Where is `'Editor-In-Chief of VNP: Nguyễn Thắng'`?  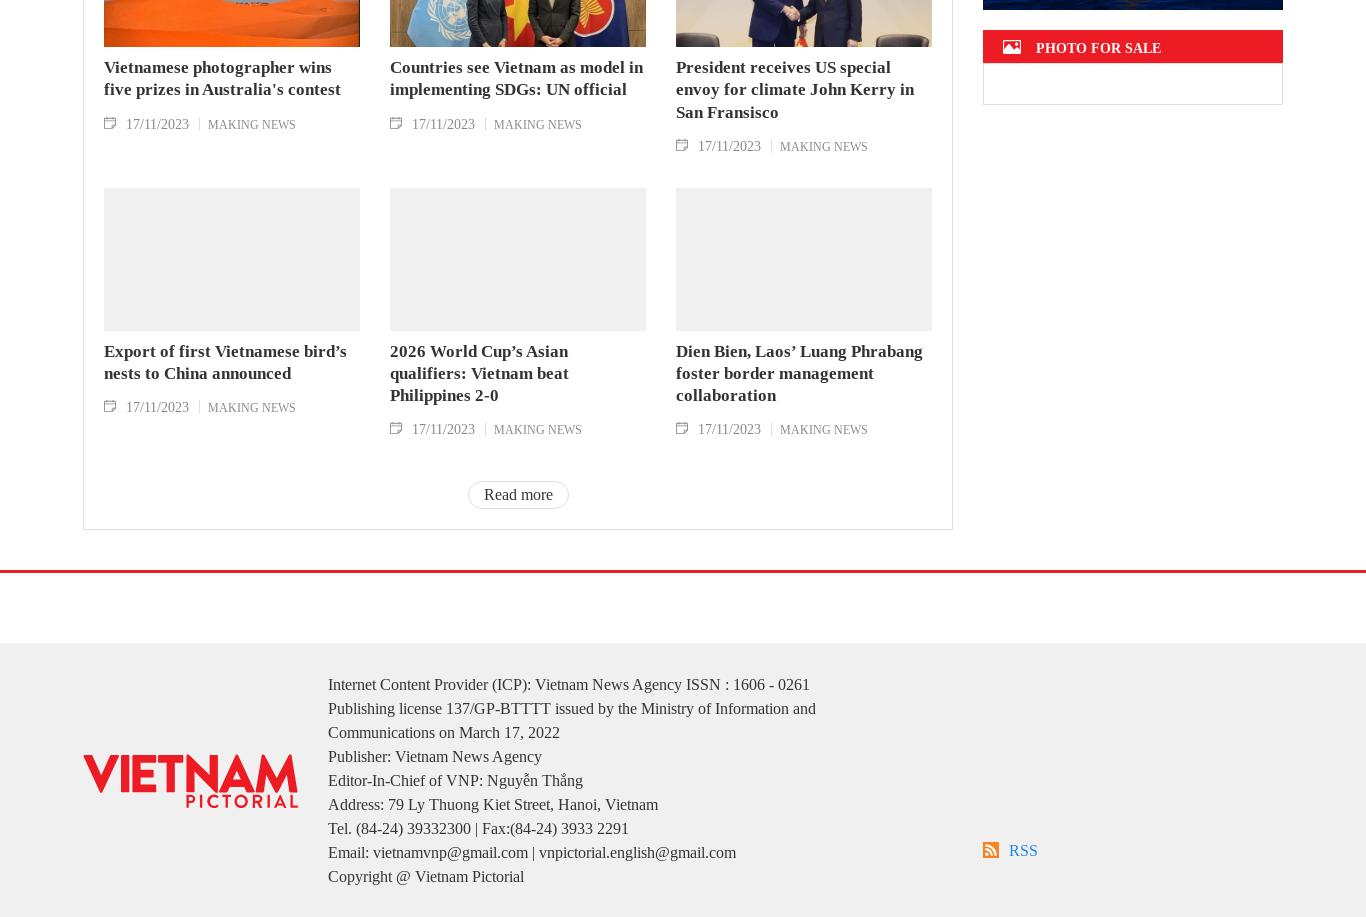 'Editor-In-Chief of VNP: Nguyễn Thắng' is located at coordinates (454, 809).